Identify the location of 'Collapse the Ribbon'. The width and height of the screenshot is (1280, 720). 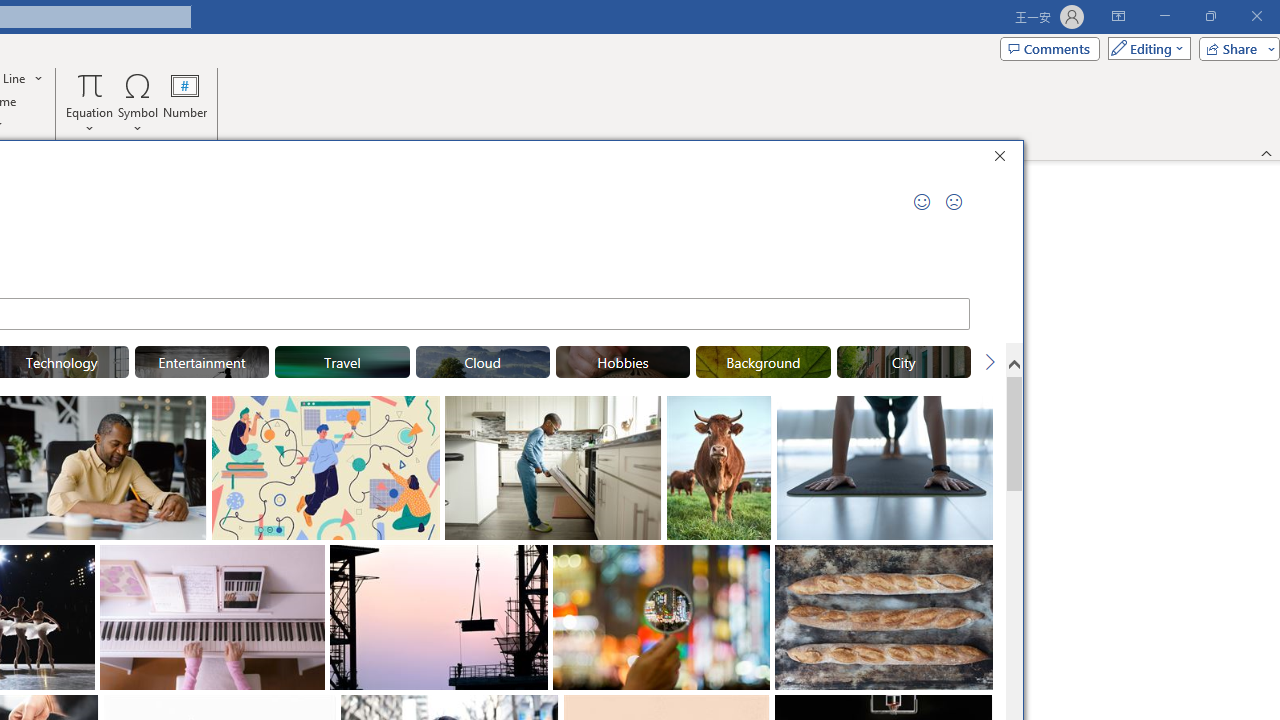
(1266, 152).